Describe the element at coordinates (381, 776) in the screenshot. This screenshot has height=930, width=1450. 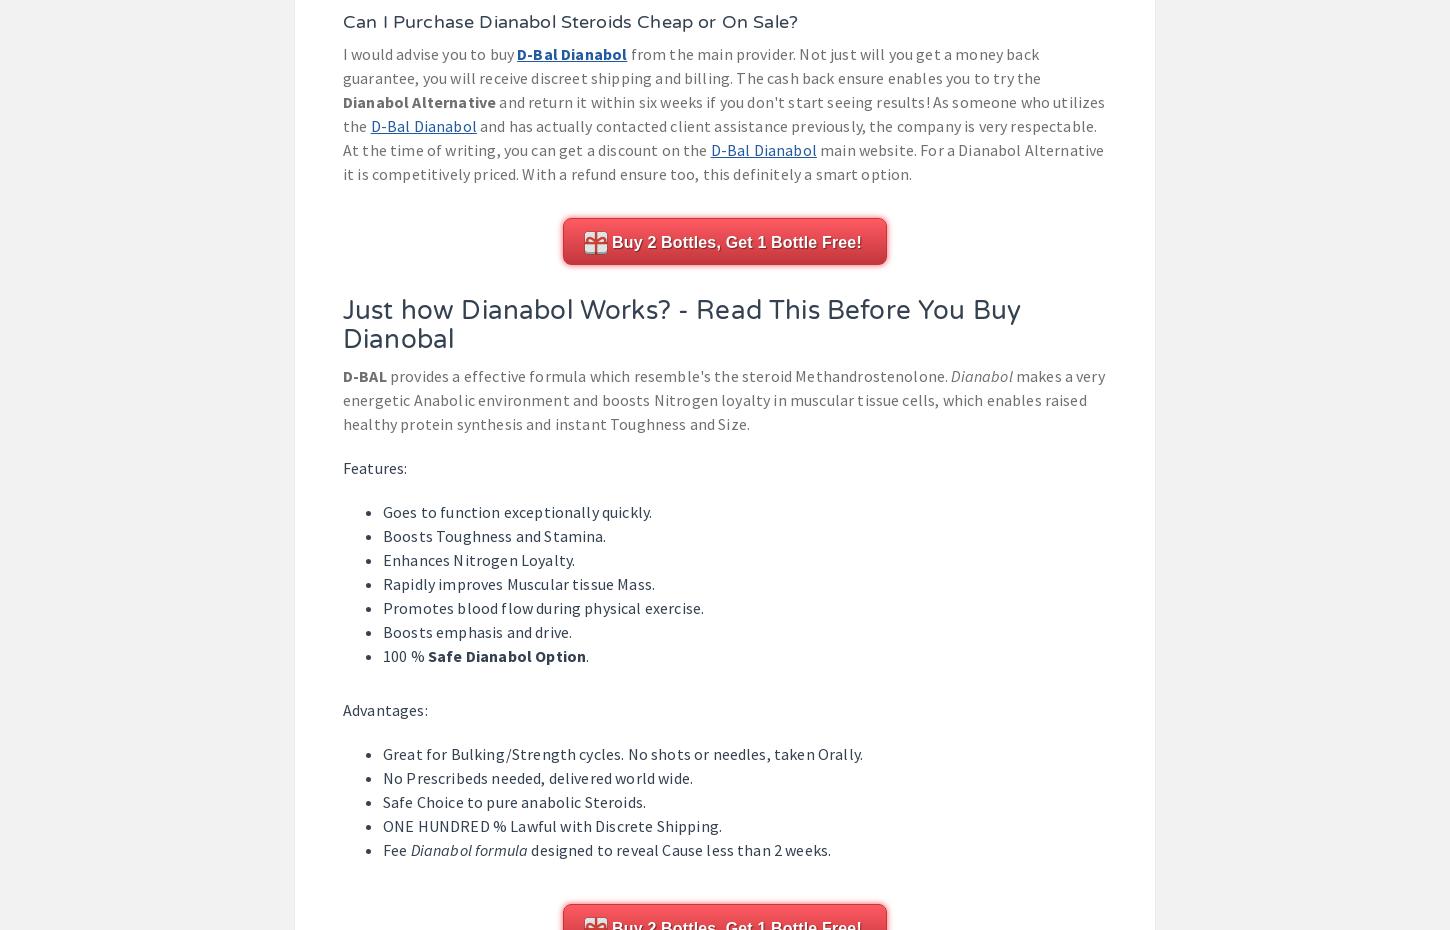
I see `'No Prescribeds needed, delivered world wide.'` at that location.